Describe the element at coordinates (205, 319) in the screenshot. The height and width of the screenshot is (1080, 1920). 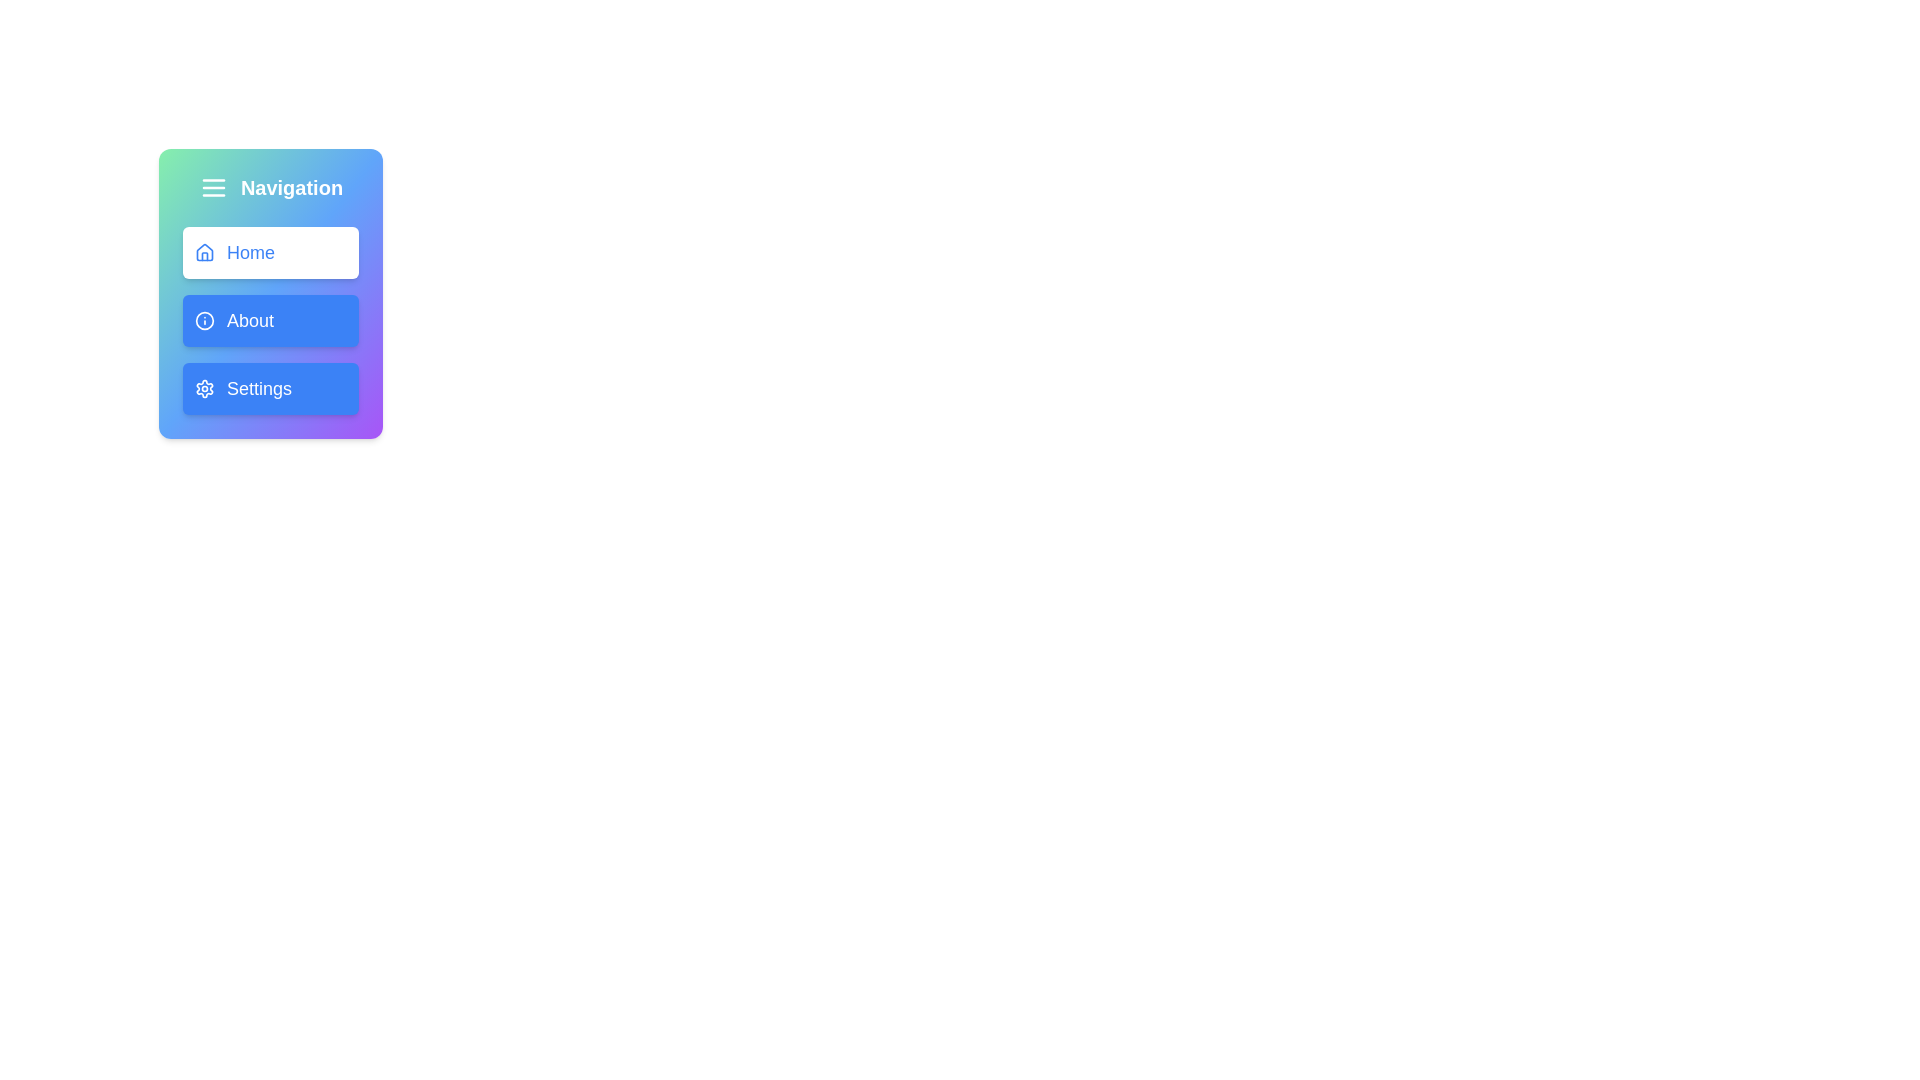
I see `the visual representation of the 'information' icon located to the left of the 'About' text in the navigation menu` at that location.